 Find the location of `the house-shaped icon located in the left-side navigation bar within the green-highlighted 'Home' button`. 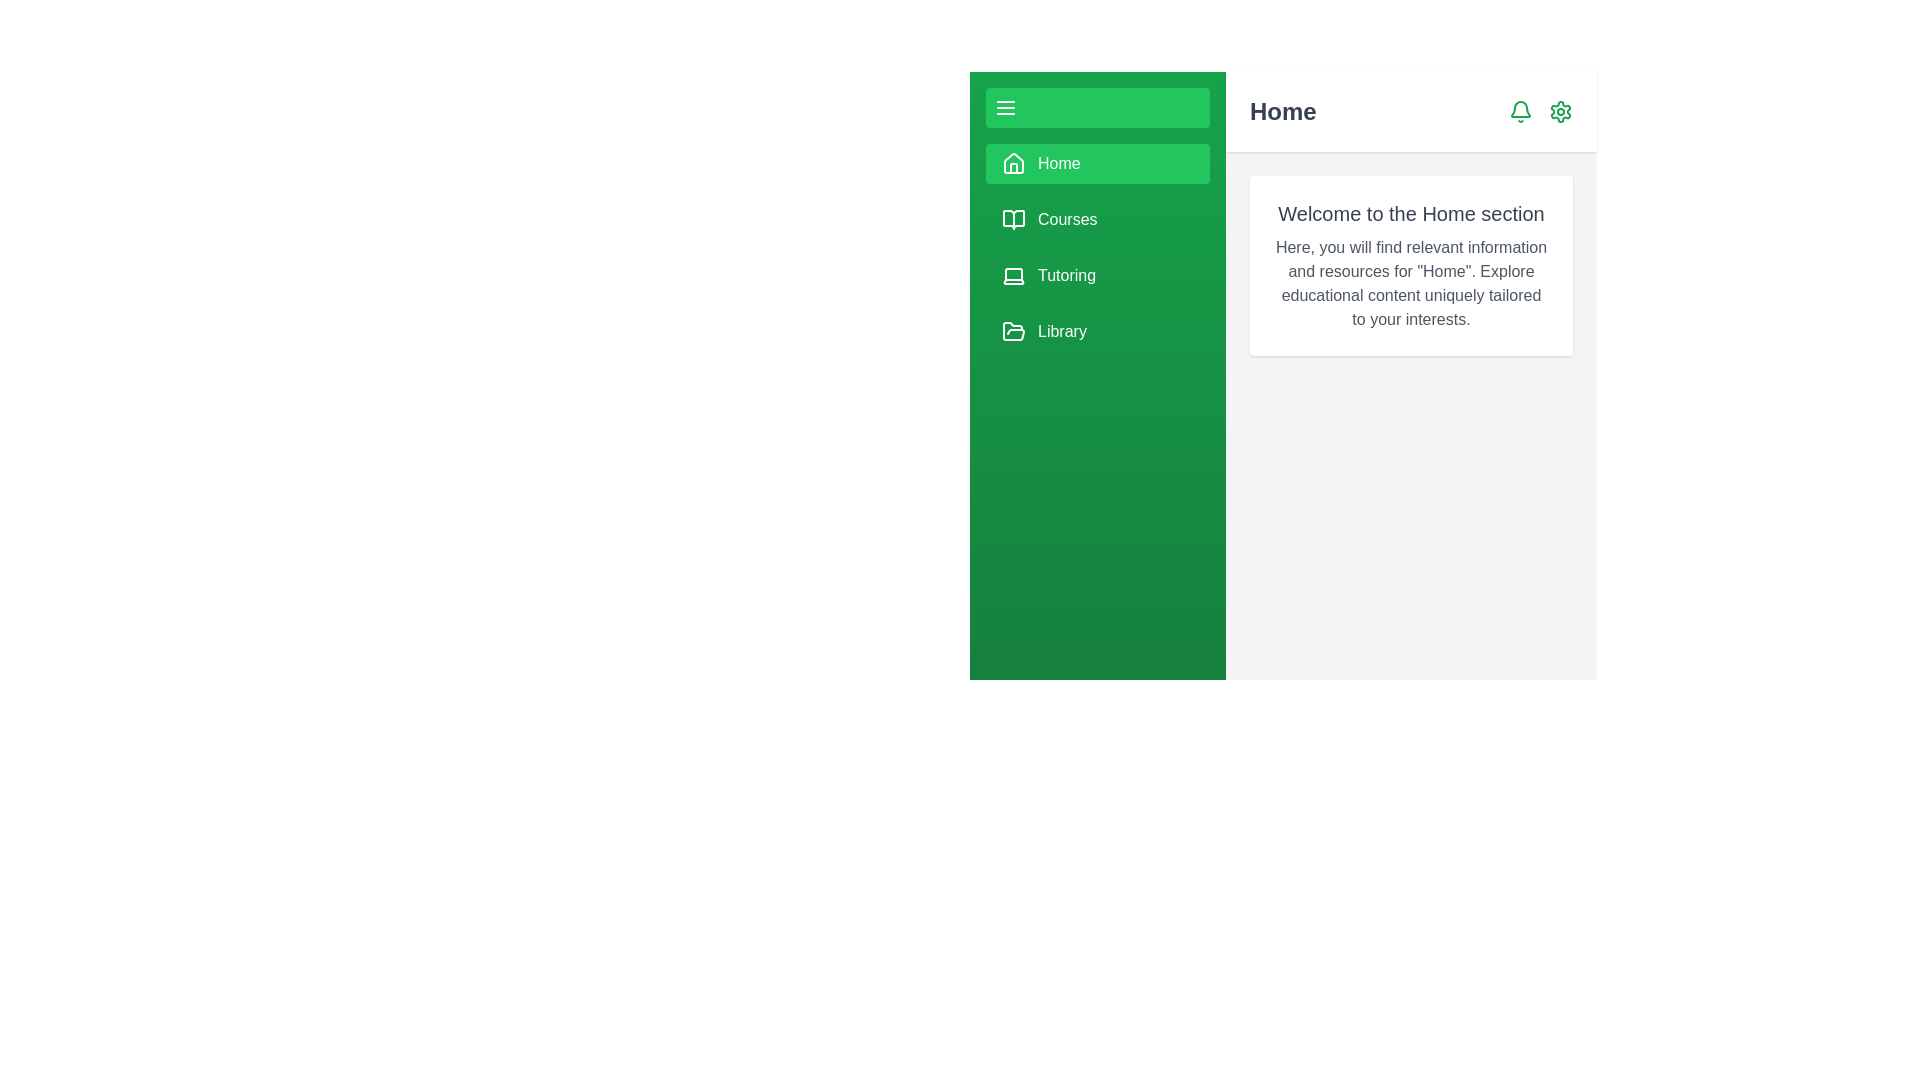

the house-shaped icon located in the left-side navigation bar within the green-highlighted 'Home' button is located at coordinates (1013, 163).